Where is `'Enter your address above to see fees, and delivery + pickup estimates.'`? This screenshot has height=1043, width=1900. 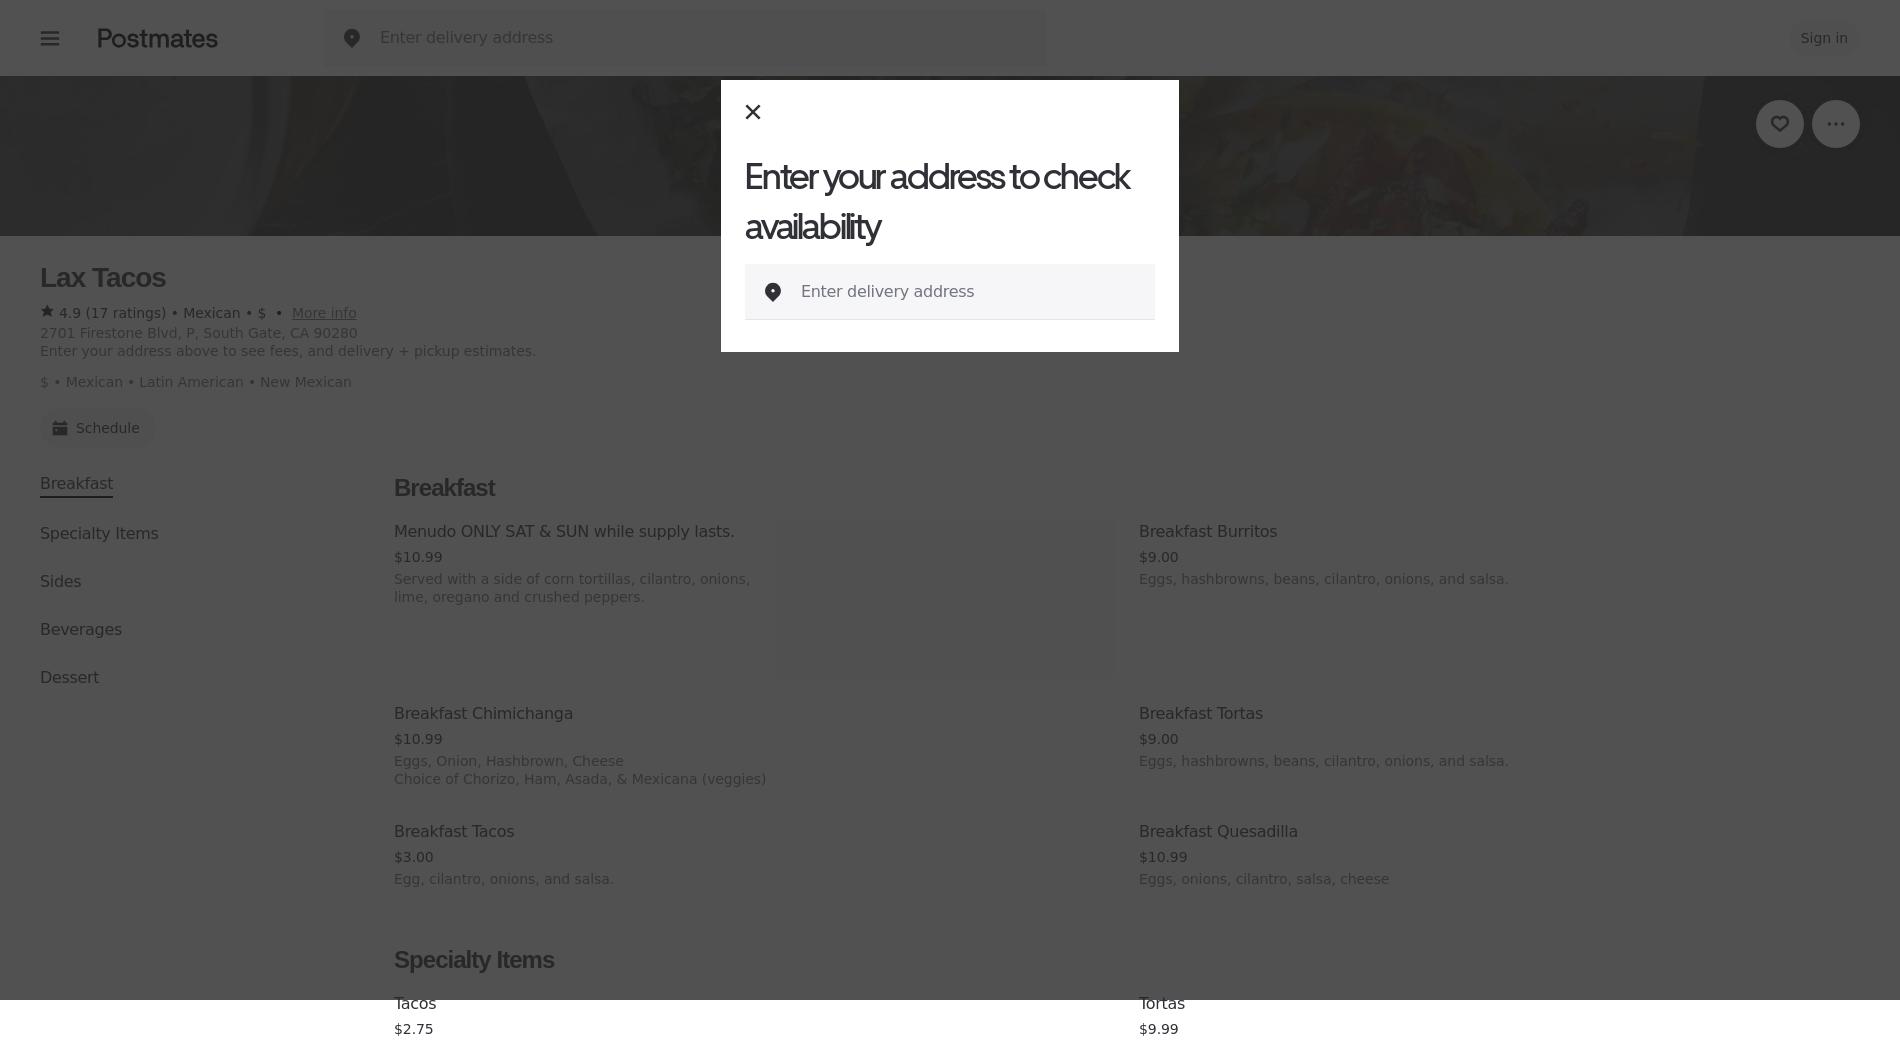 'Enter your address above to see fees, and delivery + pickup estimates.' is located at coordinates (40, 349).